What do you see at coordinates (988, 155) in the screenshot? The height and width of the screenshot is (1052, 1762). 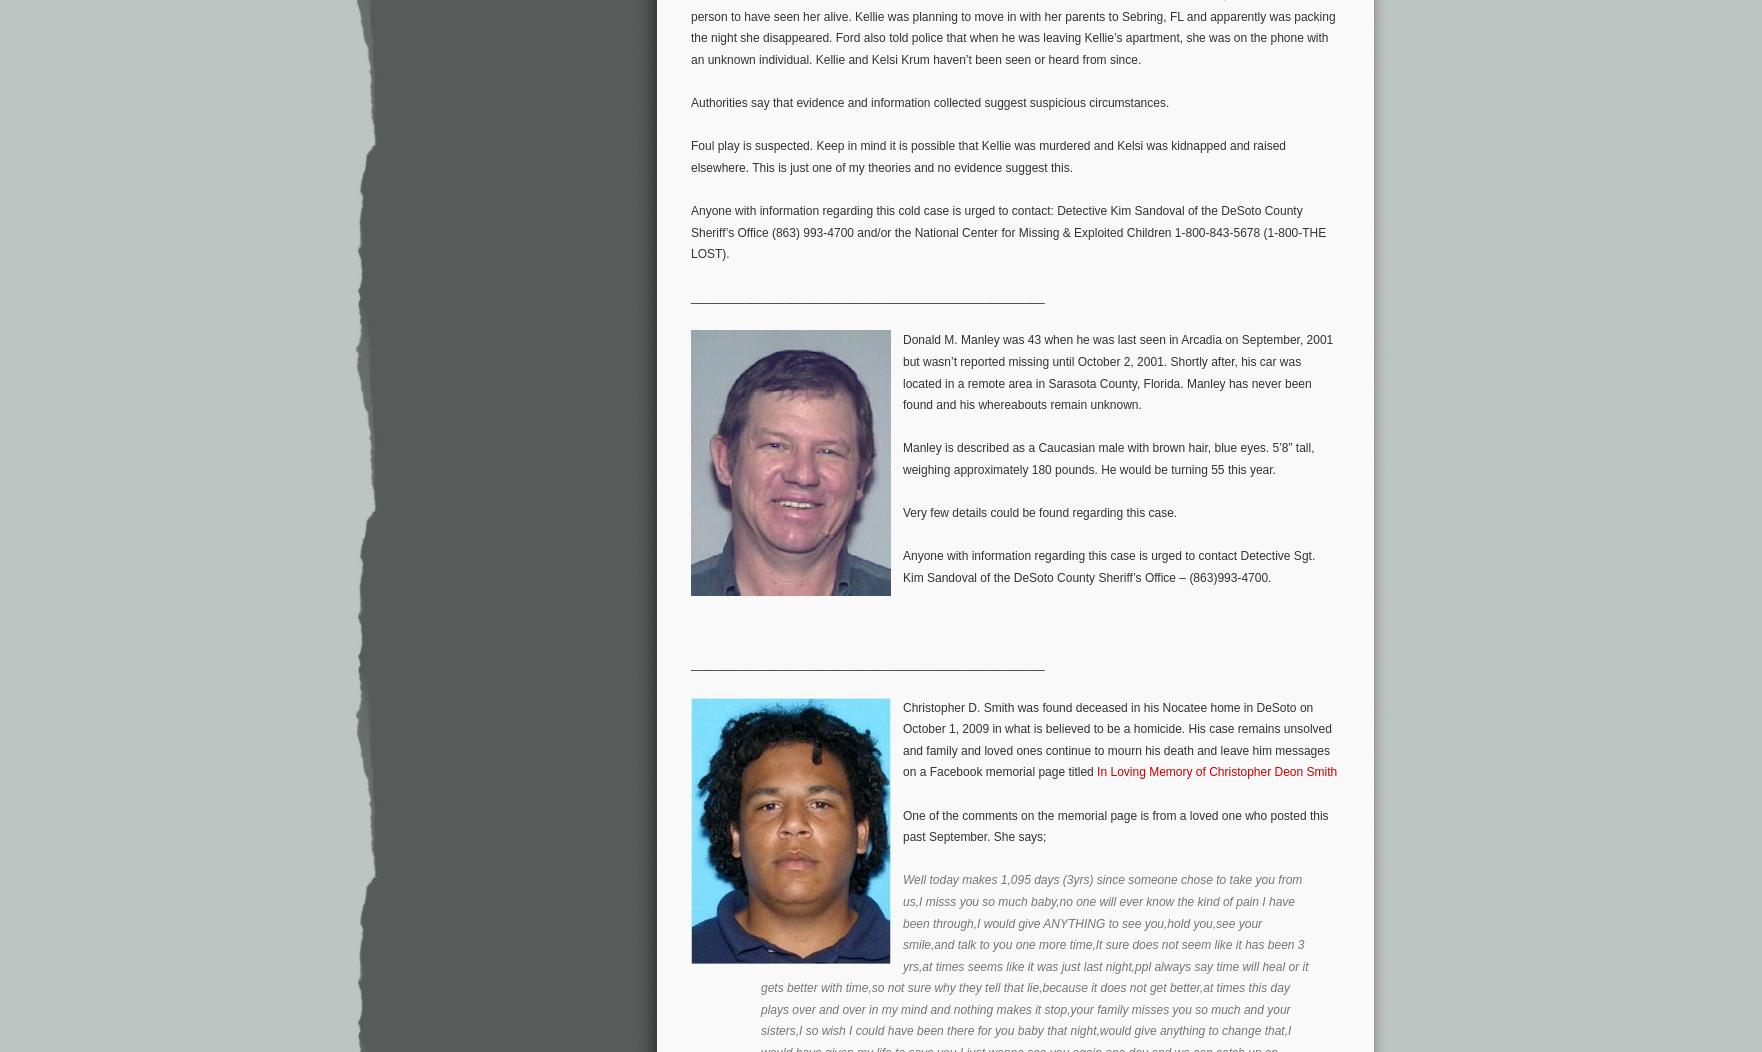 I see `'Foul play is suspected. Keep in mind it is possible that Kellie was murdered and Kelsi was kidnapped and raised elsewhere. This is just one of my theories and no evidence suggest this.'` at bounding box center [988, 155].